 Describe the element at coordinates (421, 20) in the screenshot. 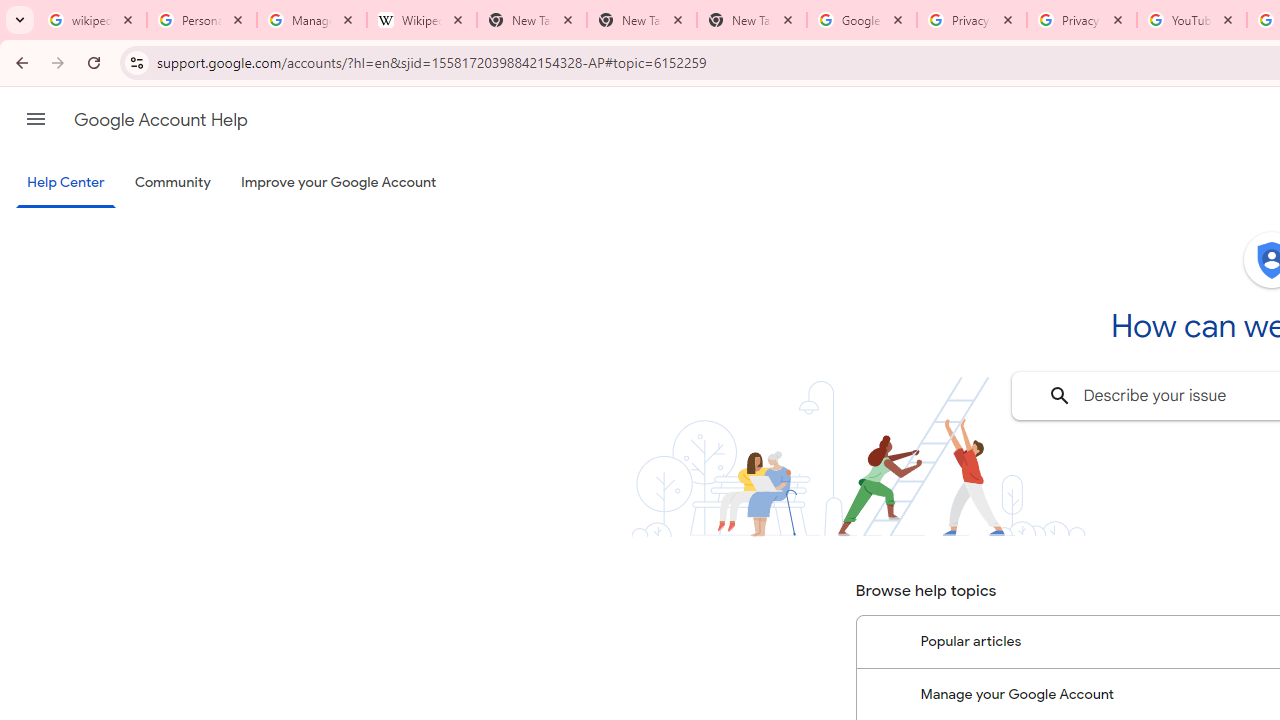

I see `'Wikipedia:Edit requests - Wikipedia'` at that location.